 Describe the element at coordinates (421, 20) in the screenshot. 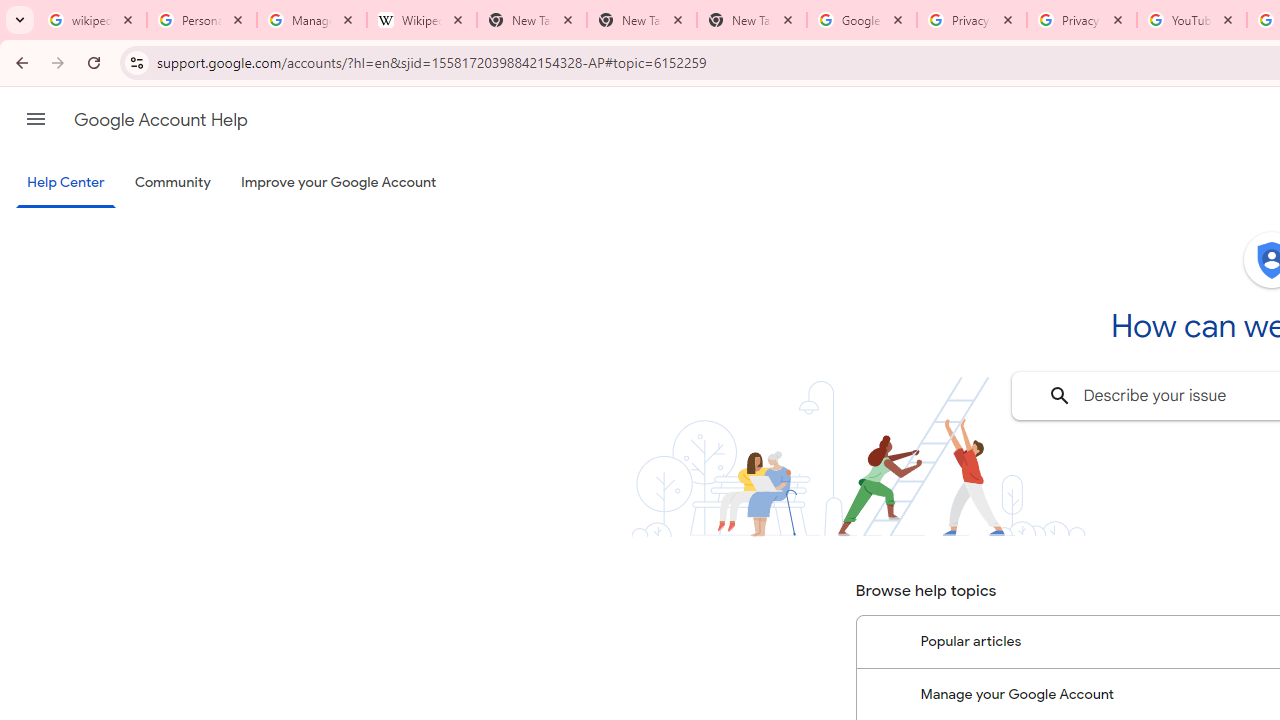

I see `'Wikipedia:Edit requests - Wikipedia'` at that location.